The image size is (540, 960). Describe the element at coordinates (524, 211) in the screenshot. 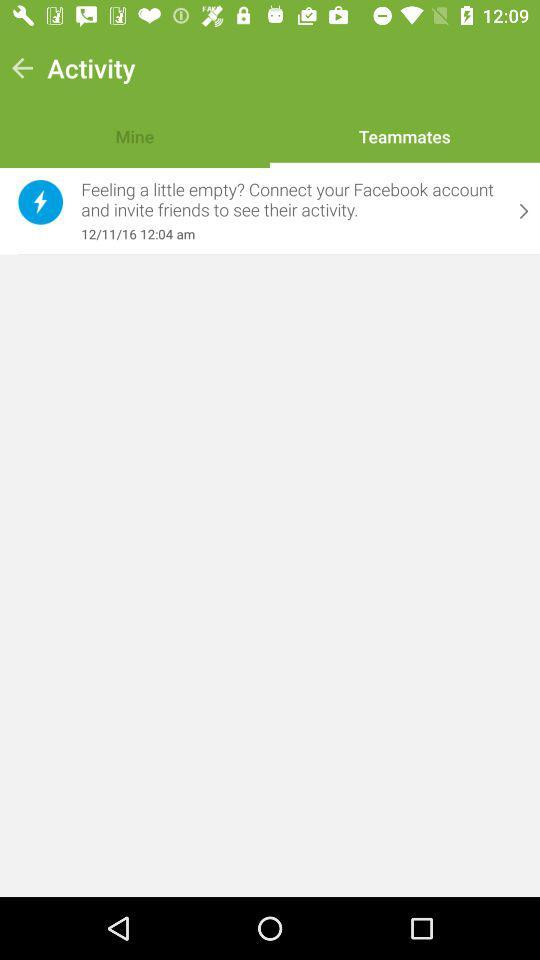

I see `the item next to feeling a little` at that location.